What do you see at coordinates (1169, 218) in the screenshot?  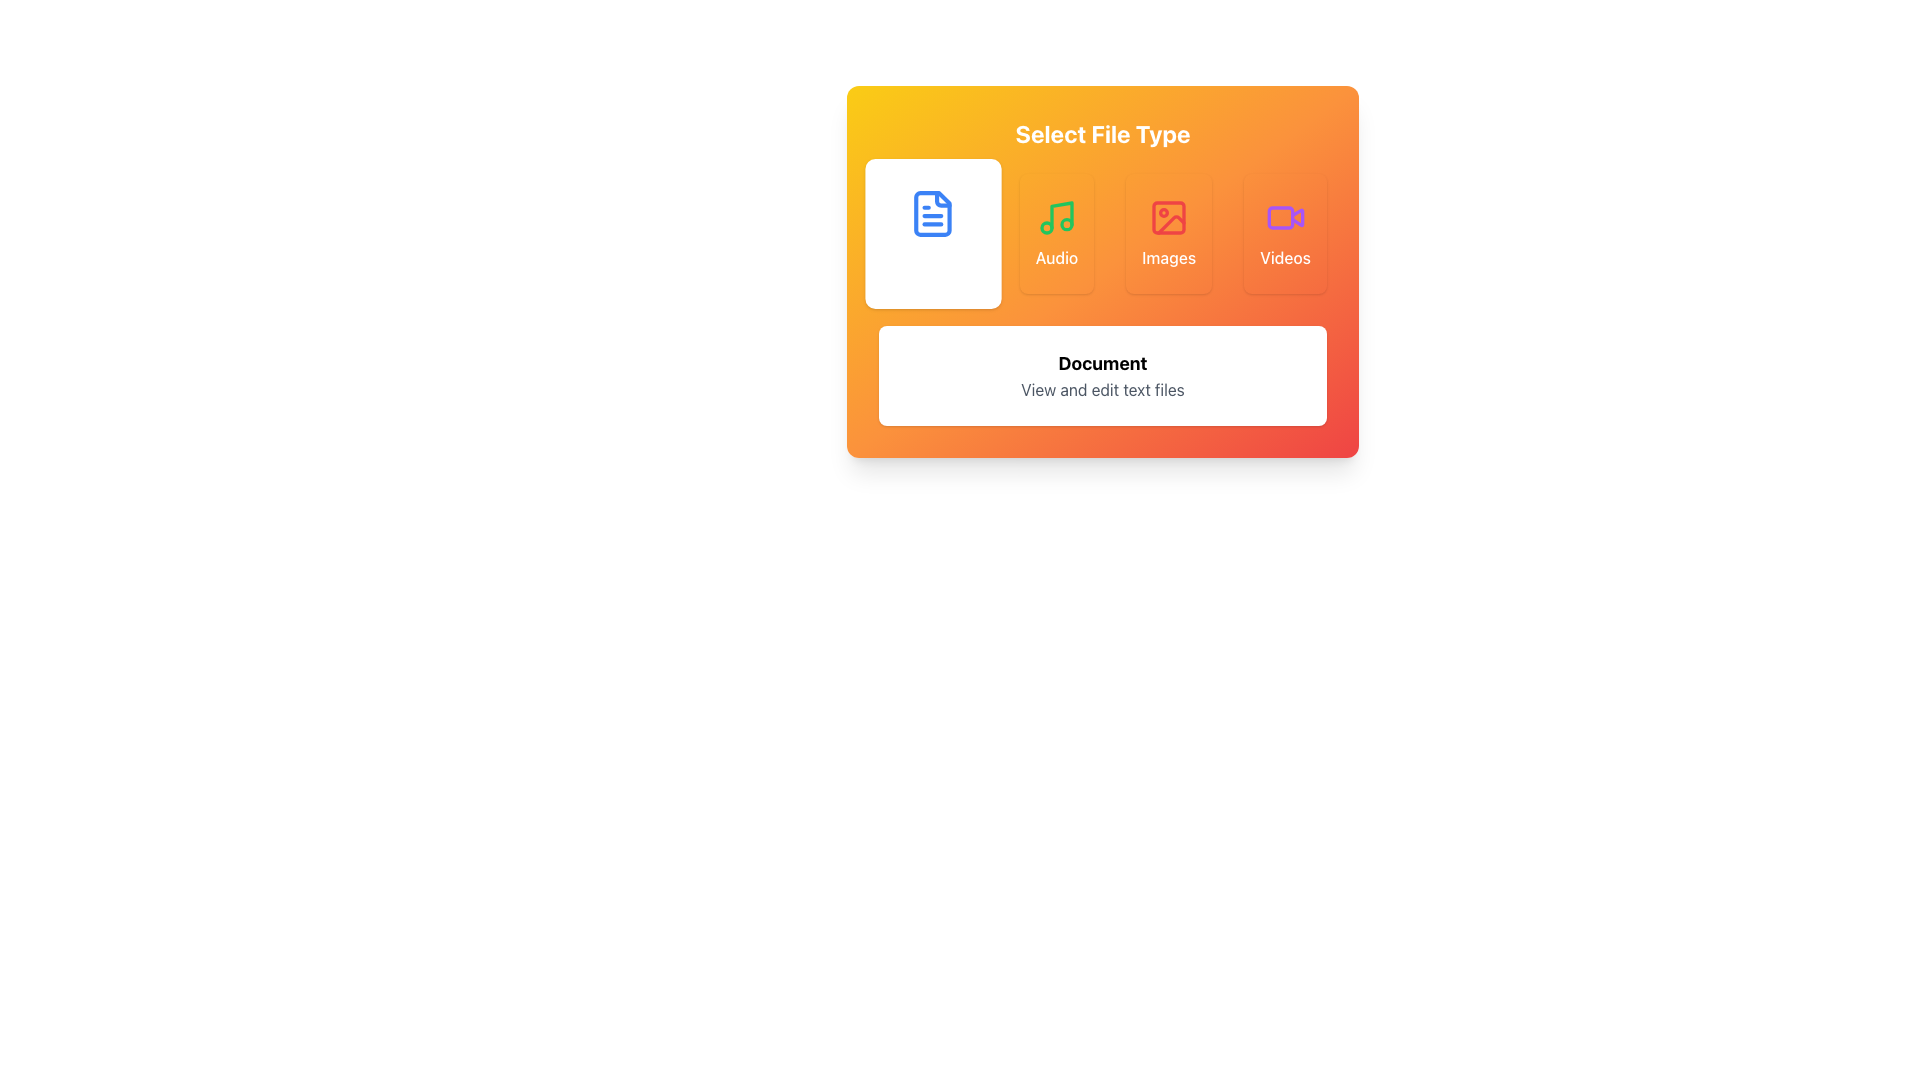 I see `the 'Images' category button, which is the third option from the left in the 'Select File Type' menu, to visually identify the category for image files` at bounding box center [1169, 218].